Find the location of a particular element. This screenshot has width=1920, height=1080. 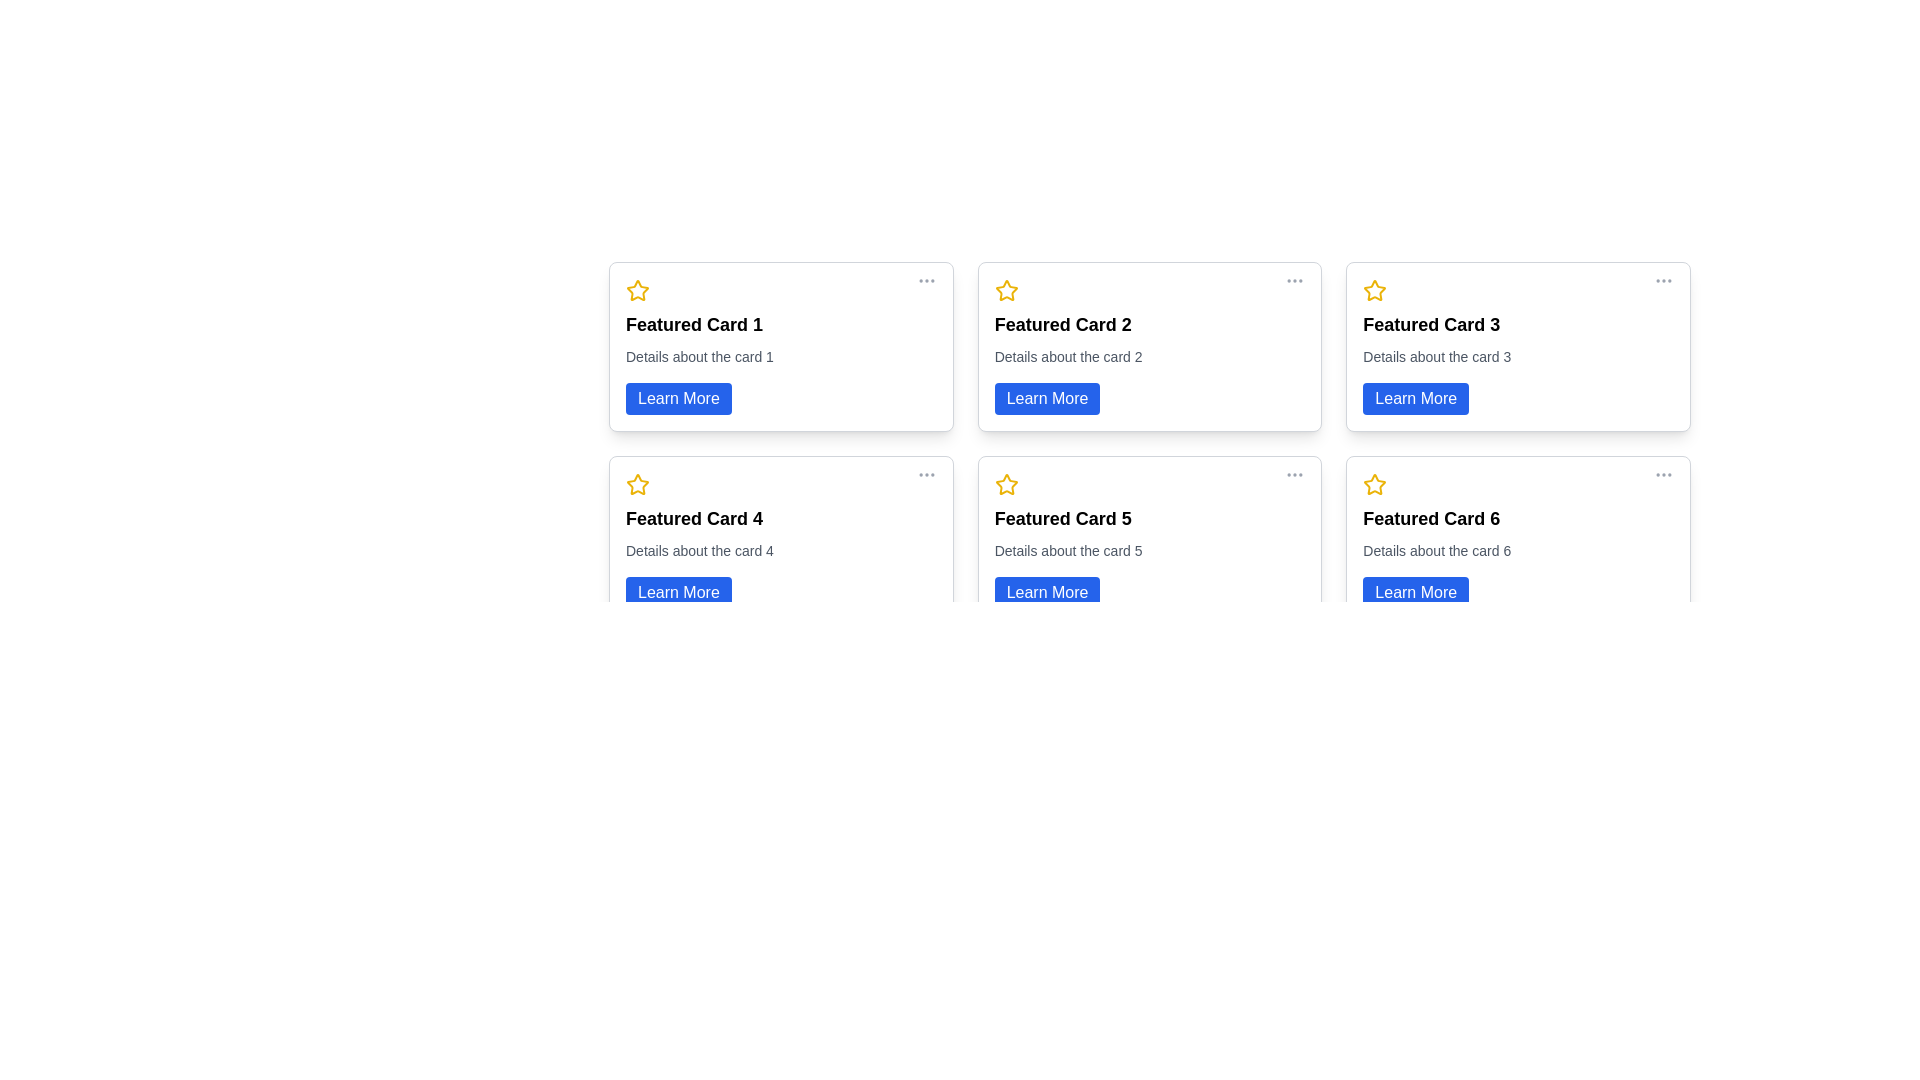

the 'Learn More' button with a blue background located at the bottom of 'Featured Card 6' is located at coordinates (1415, 592).